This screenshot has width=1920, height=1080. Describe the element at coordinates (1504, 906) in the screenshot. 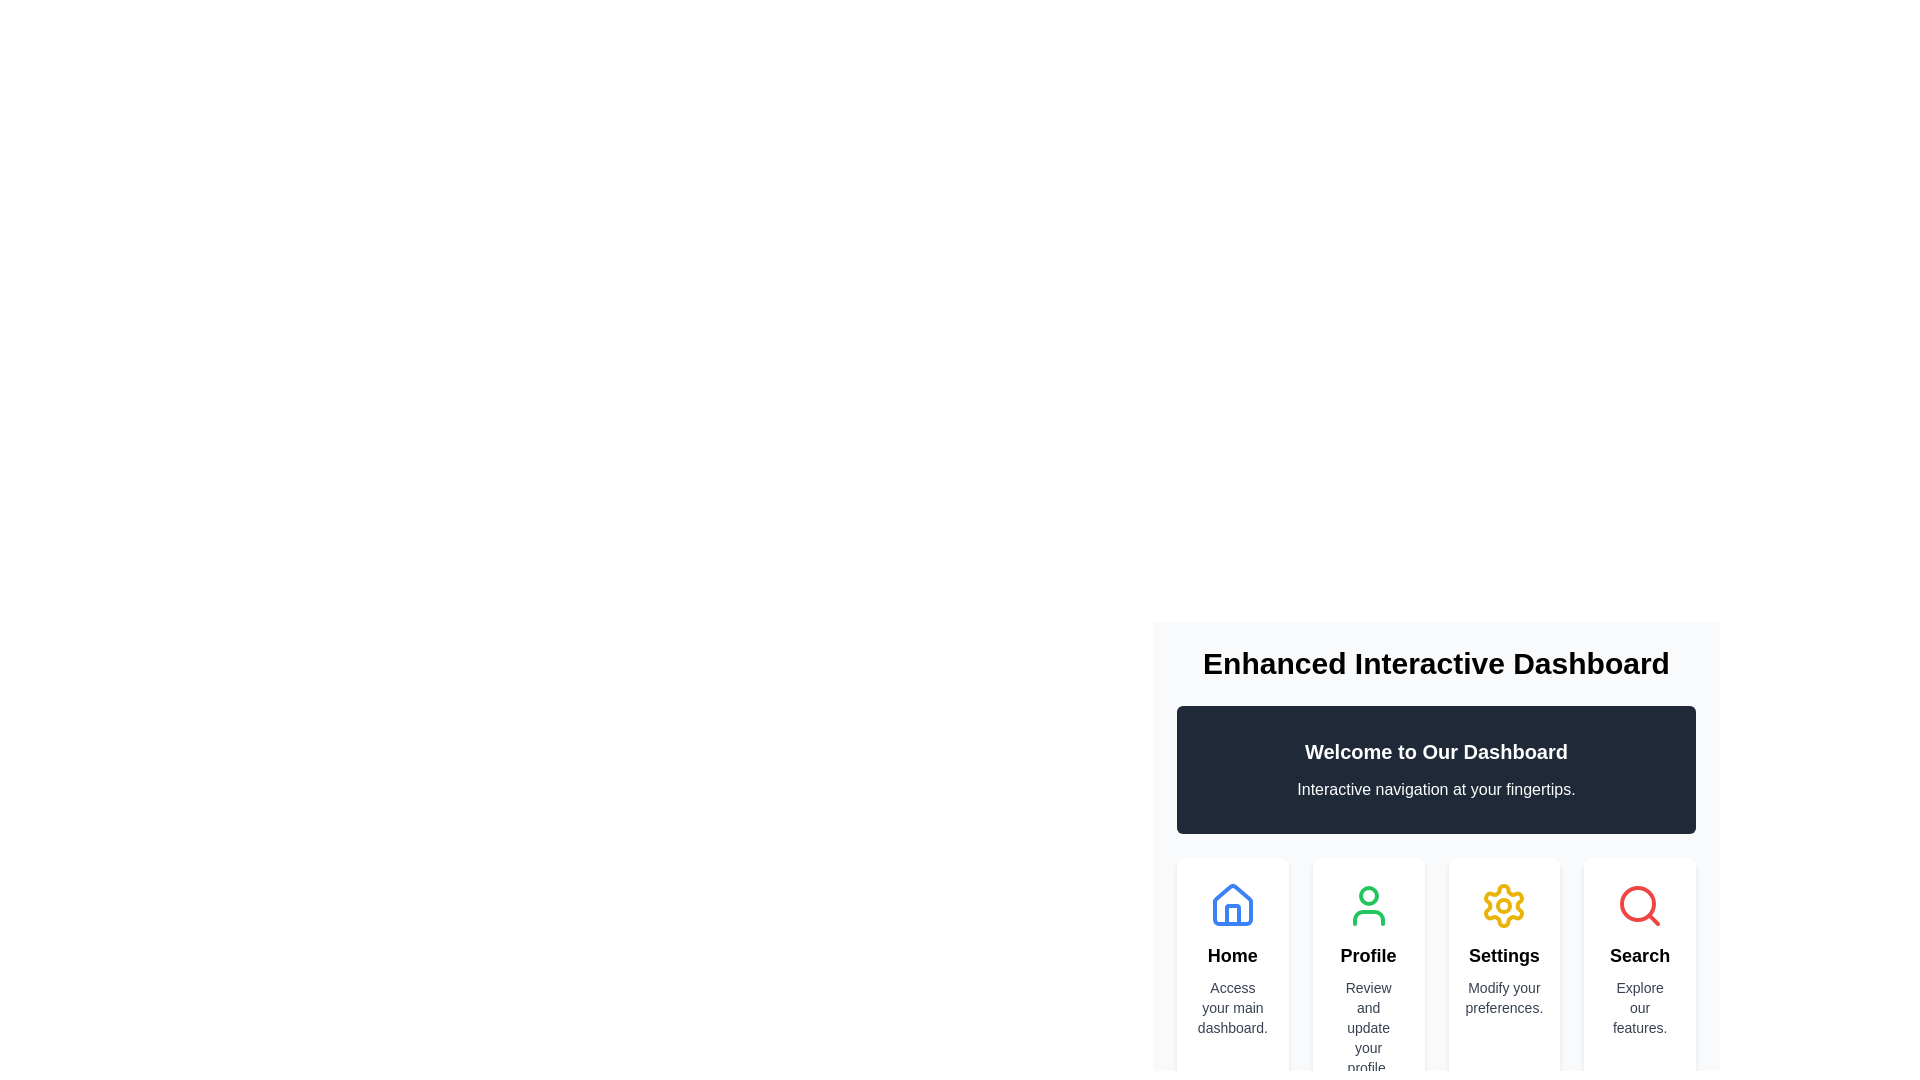

I see `the gear-shaped icon outlined in vibrant yellow, situated above the label 'Settings'` at that location.